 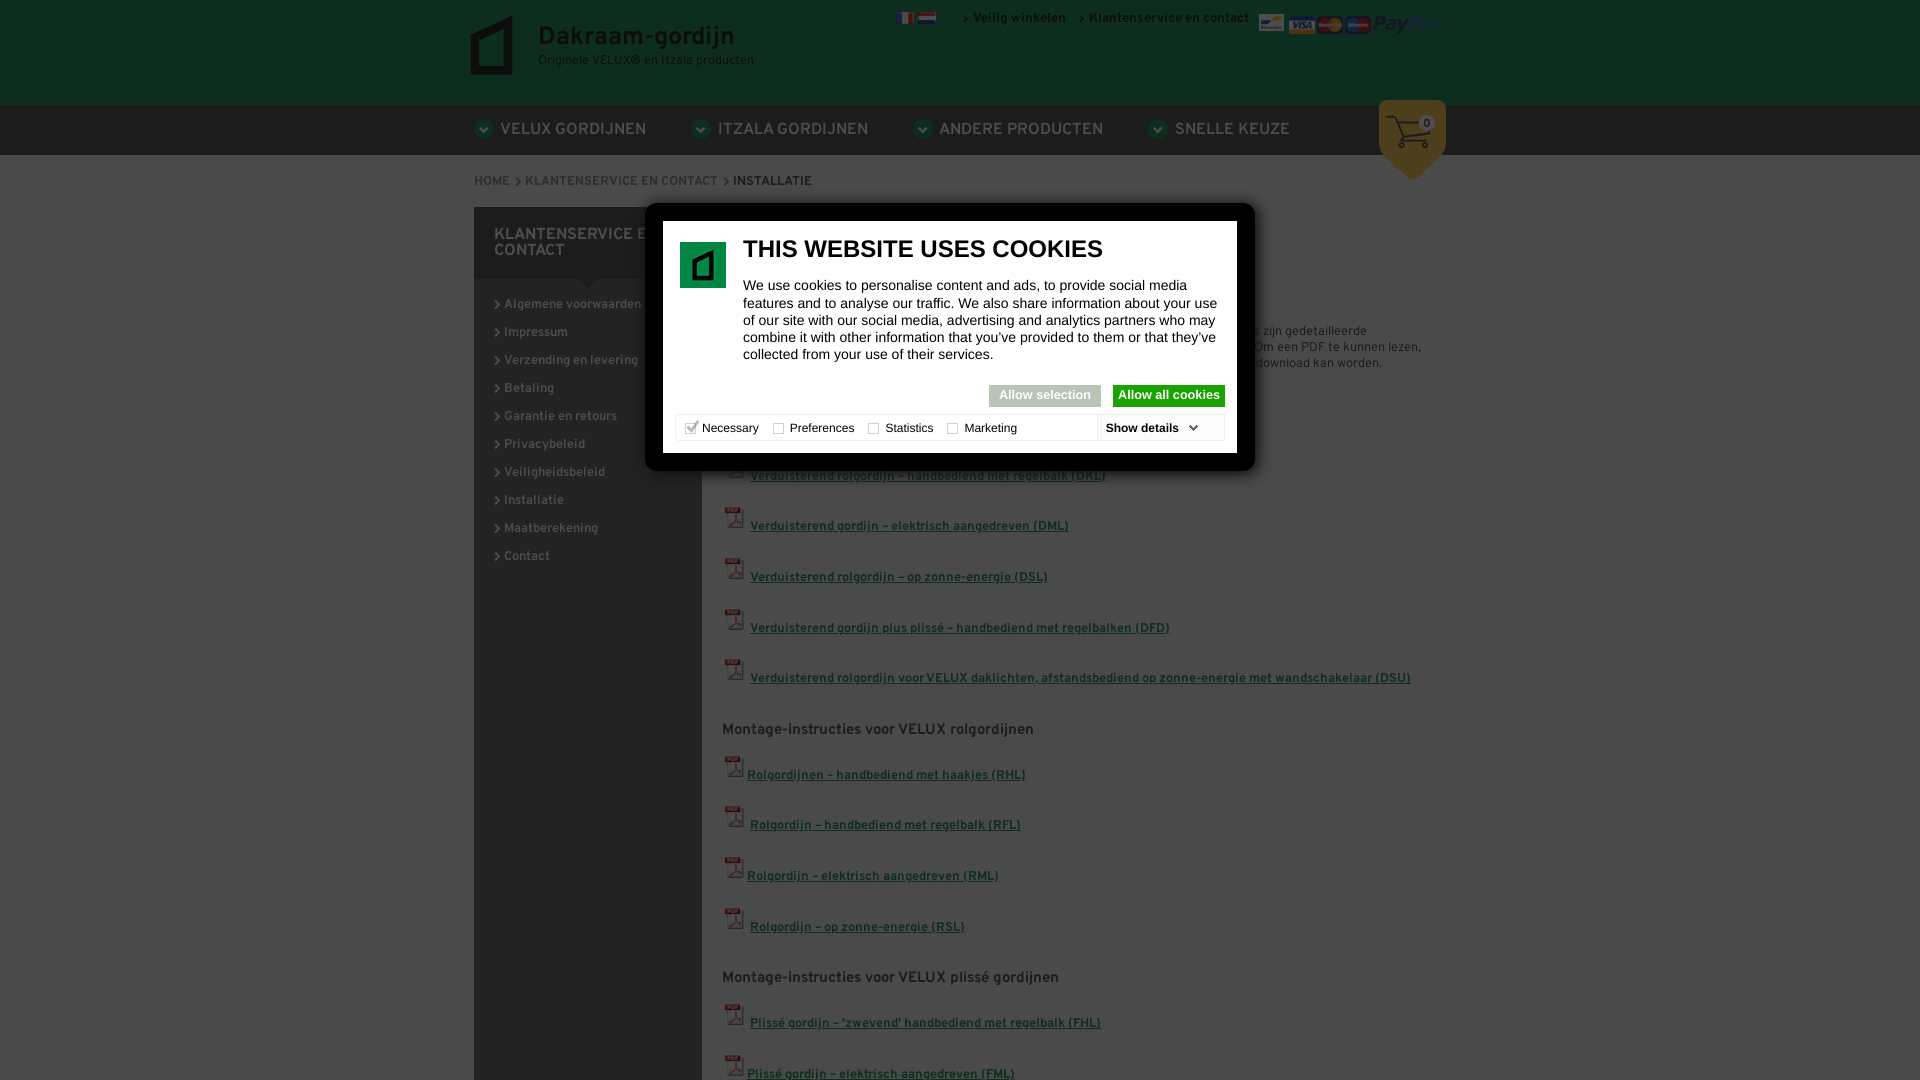 I want to click on 'Veiligheidsbeleid', so click(x=554, y=473).